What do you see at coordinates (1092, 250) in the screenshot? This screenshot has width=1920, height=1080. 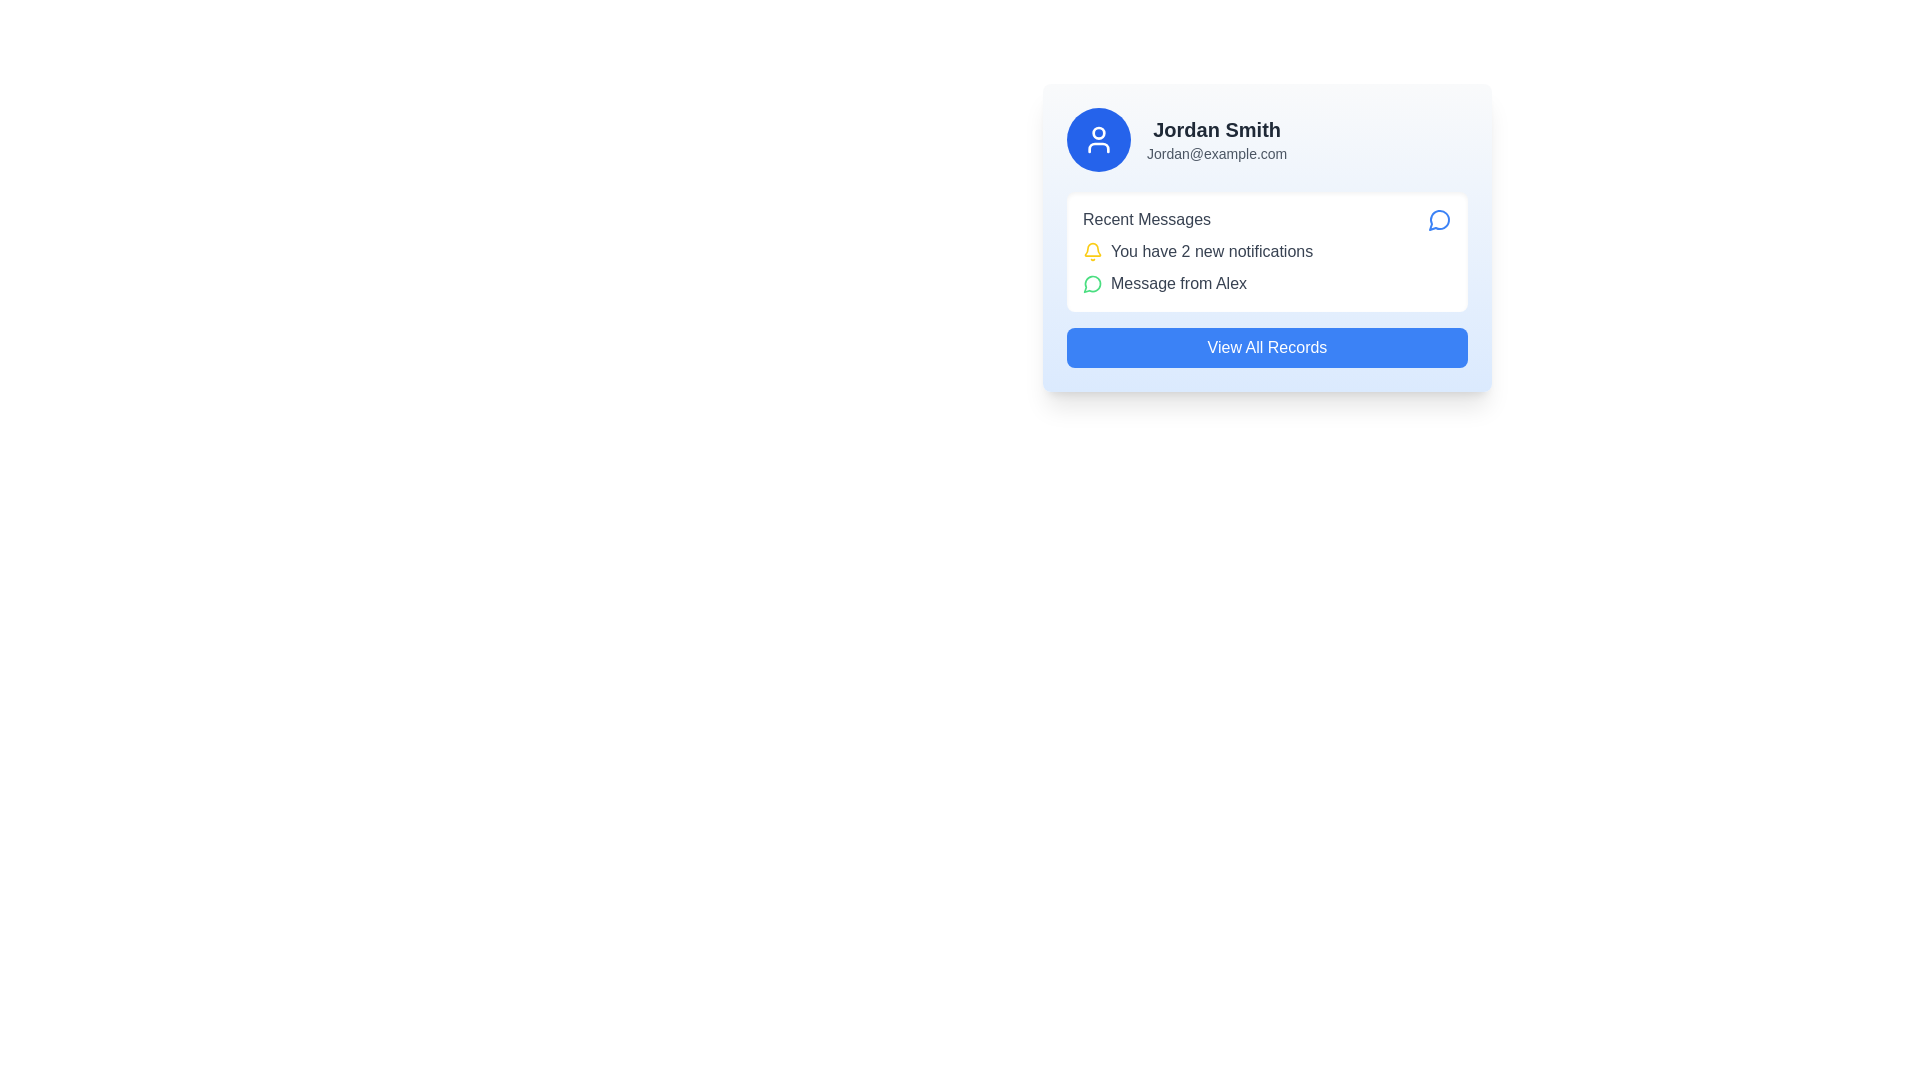 I see `the yellow bell icon representing notifications` at bounding box center [1092, 250].